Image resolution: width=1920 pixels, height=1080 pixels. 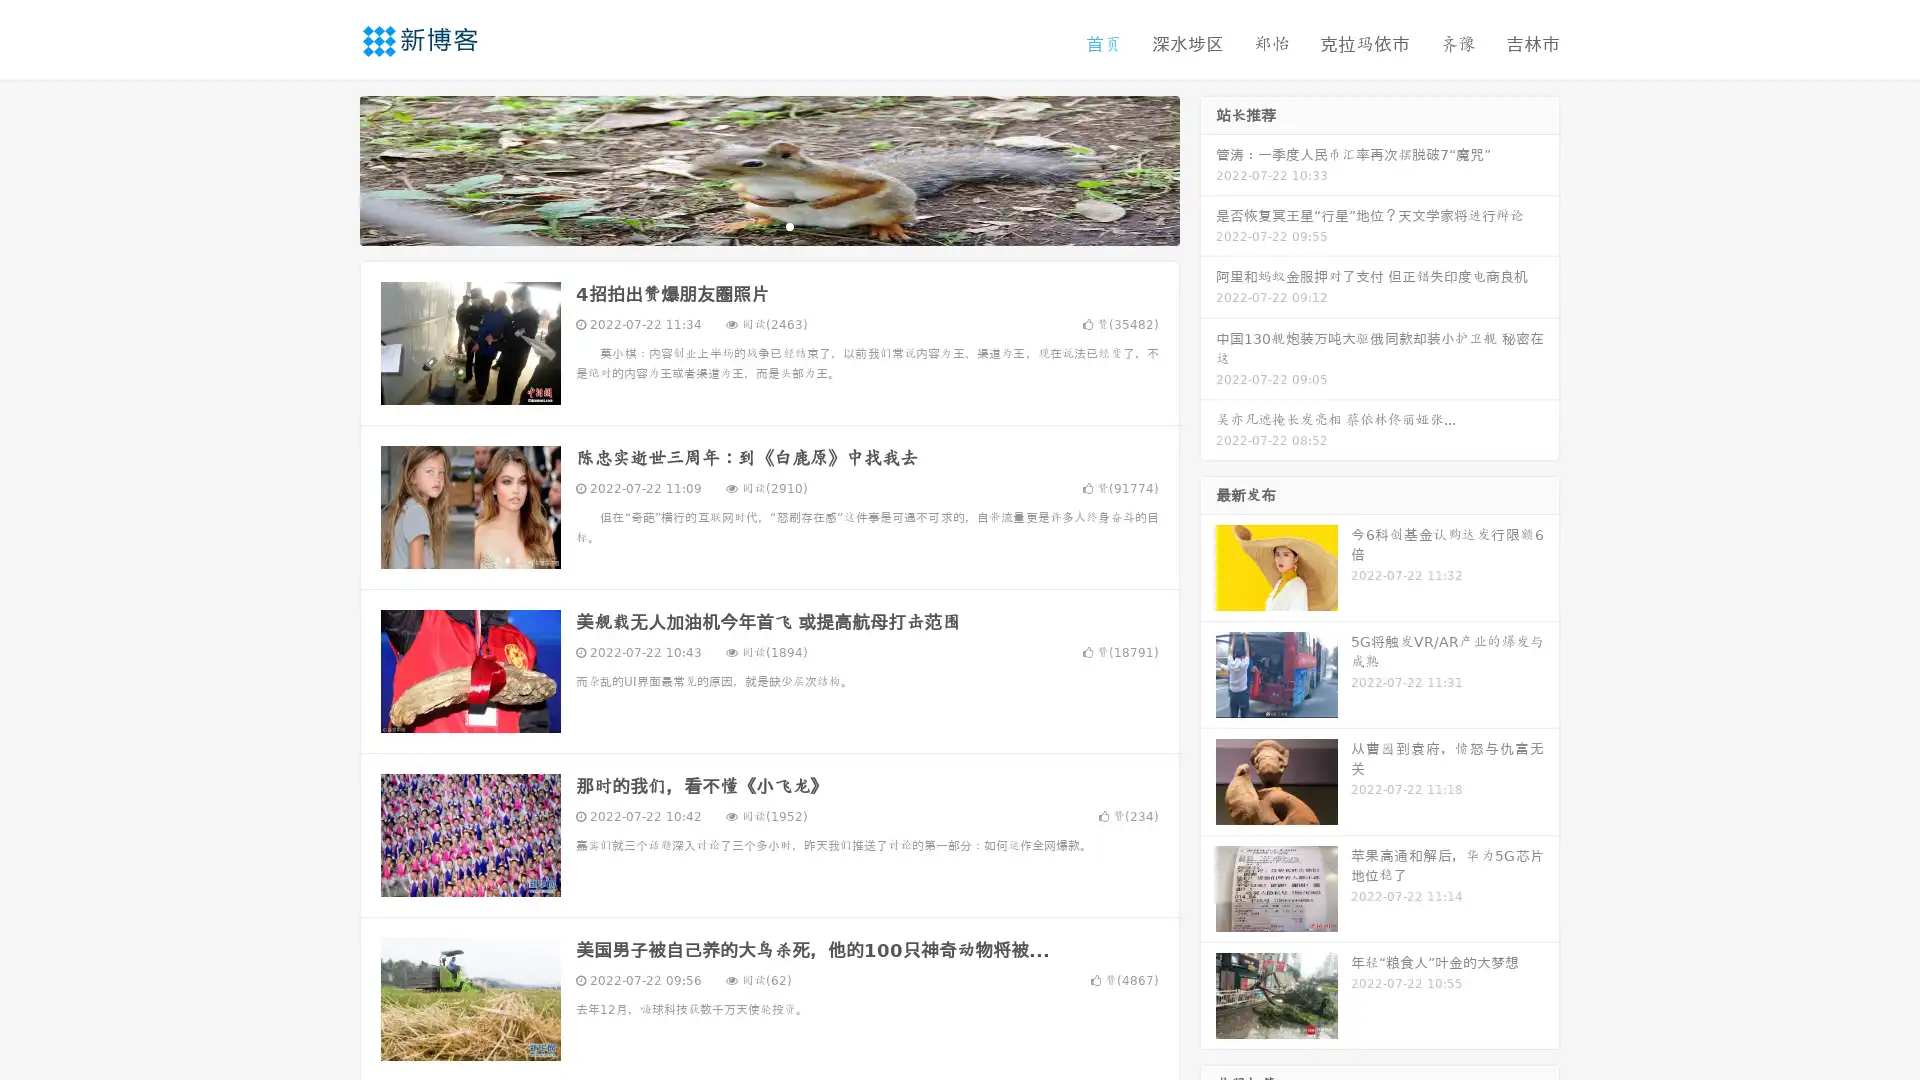 I want to click on Go to slide 2, so click(x=768, y=225).